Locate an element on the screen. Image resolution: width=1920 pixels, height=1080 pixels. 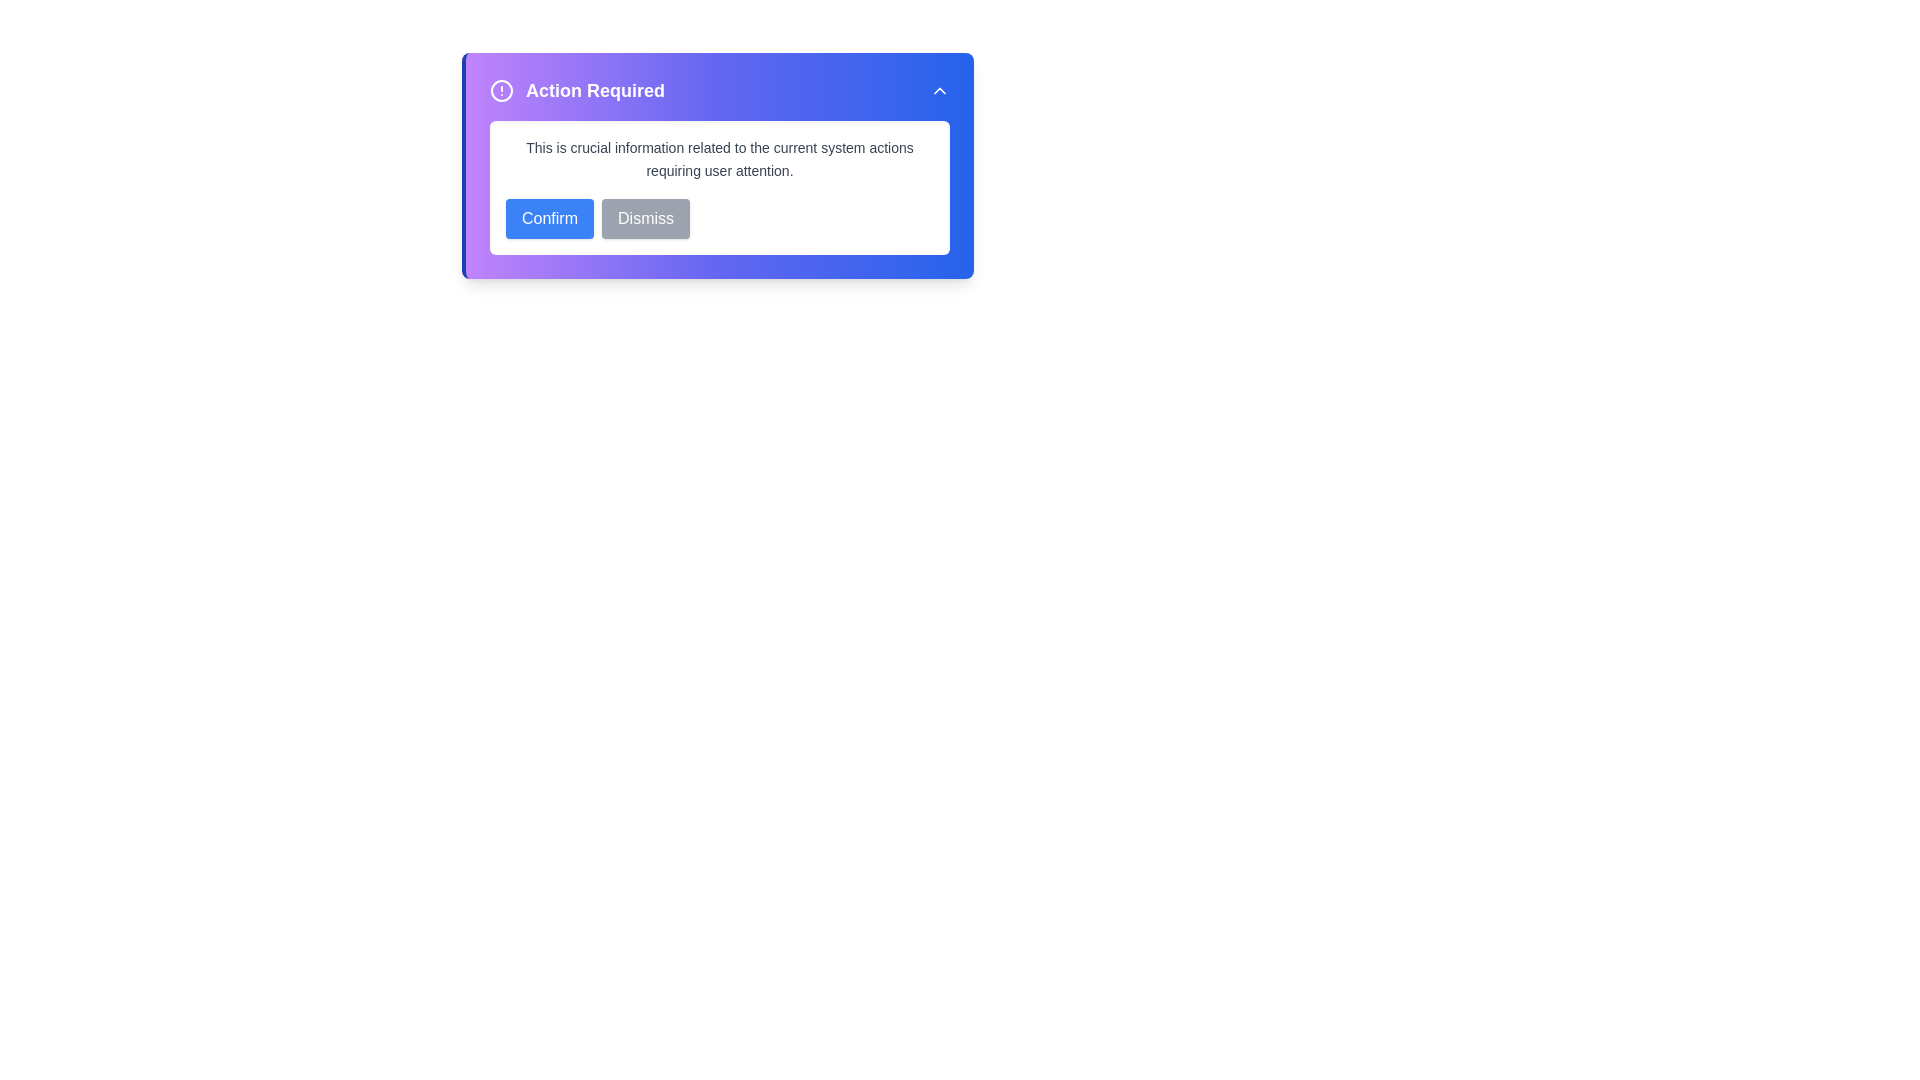
the 'Confirm' button to acknowledge the information is located at coordinates (550, 218).